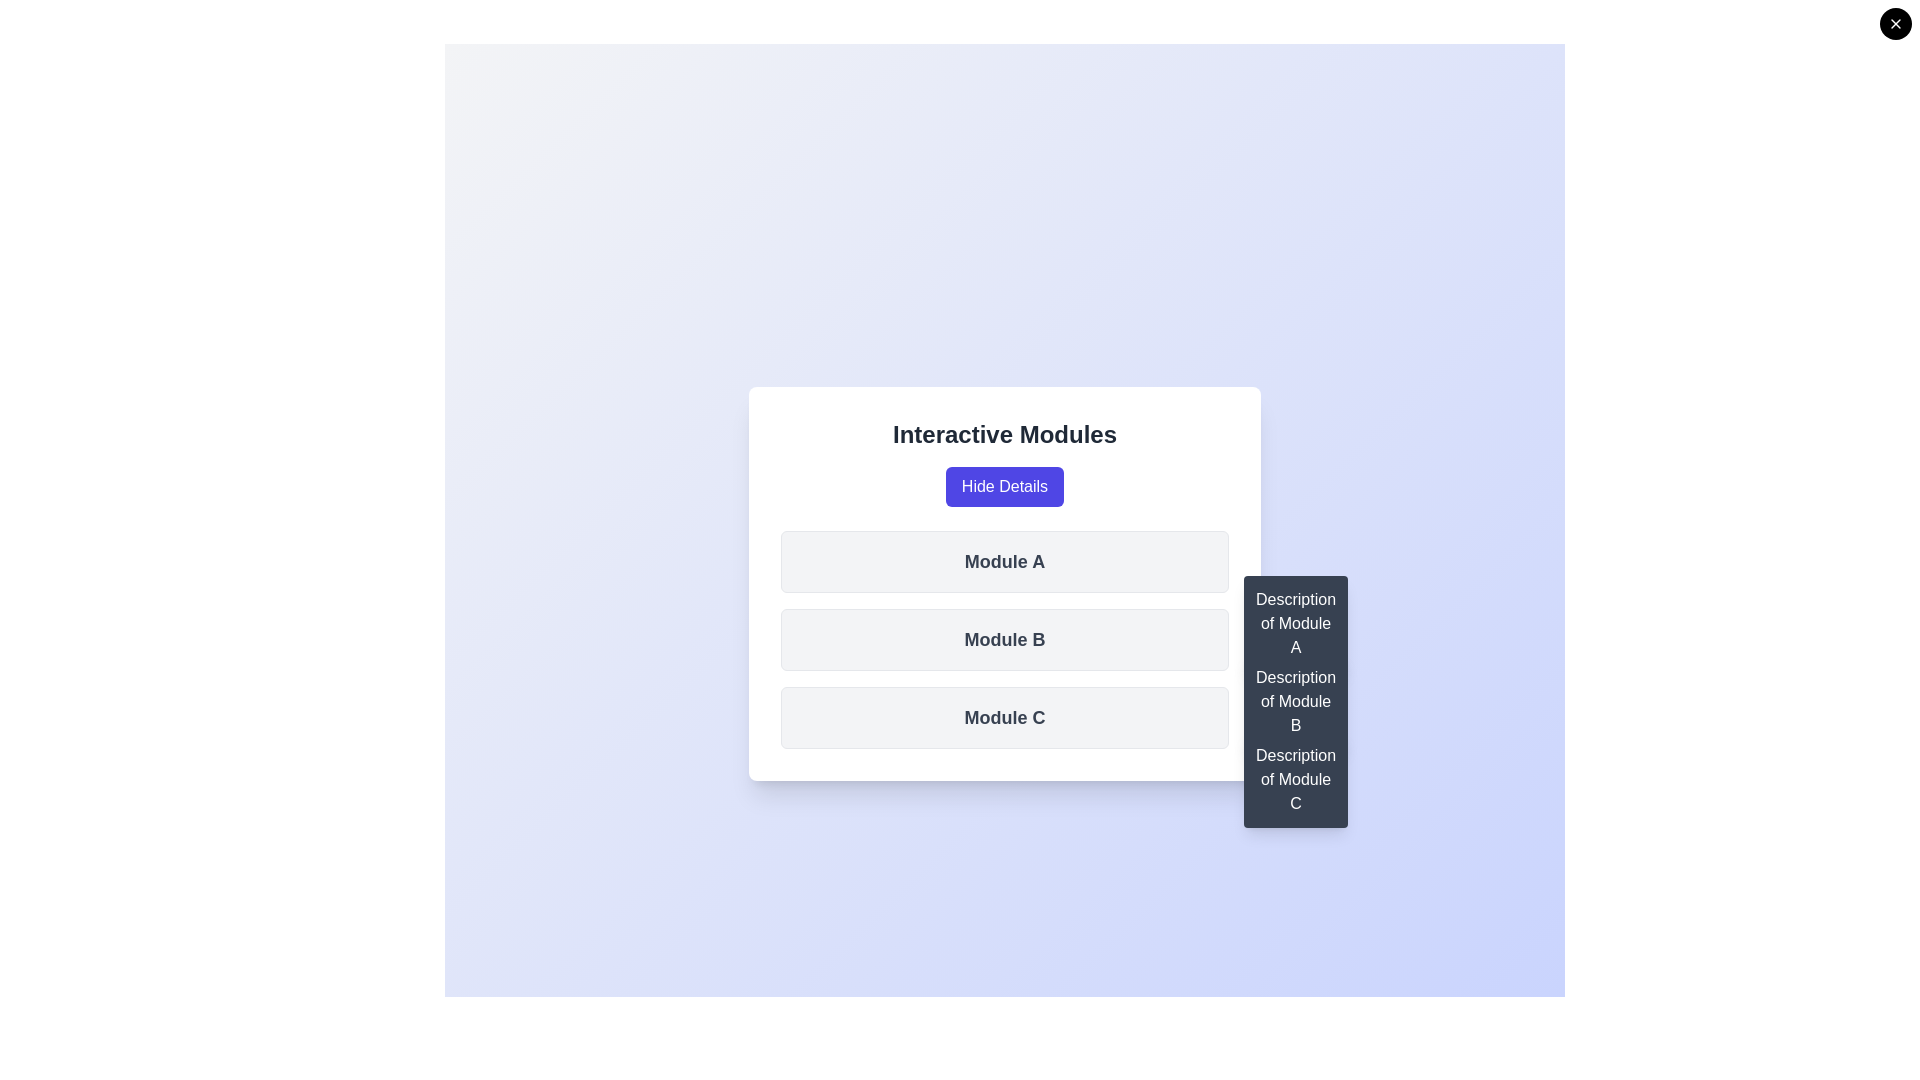 Image resolution: width=1920 pixels, height=1080 pixels. Describe the element at coordinates (1004, 583) in the screenshot. I see `the clickable section for 'Module A,' which is the first module in the vertical list located beneath the 'Hide Details' button and above 'Module B.'` at that location.